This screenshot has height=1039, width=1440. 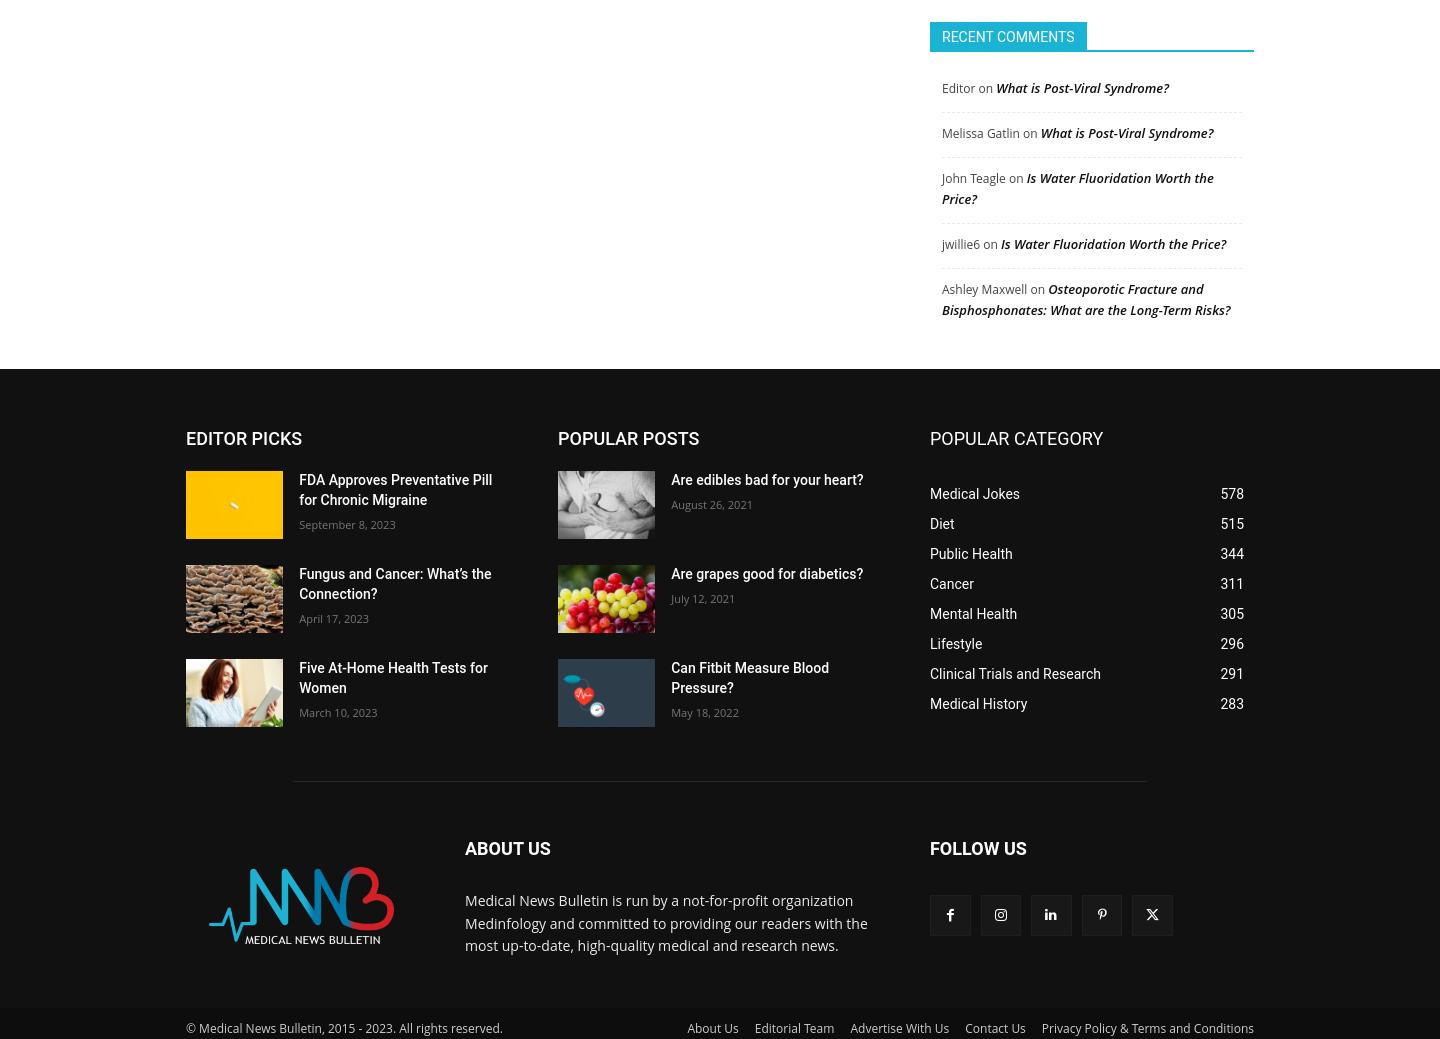 What do you see at coordinates (929, 514) in the screenshot?
I see `'Diet'` at bounding box center [929, 514].